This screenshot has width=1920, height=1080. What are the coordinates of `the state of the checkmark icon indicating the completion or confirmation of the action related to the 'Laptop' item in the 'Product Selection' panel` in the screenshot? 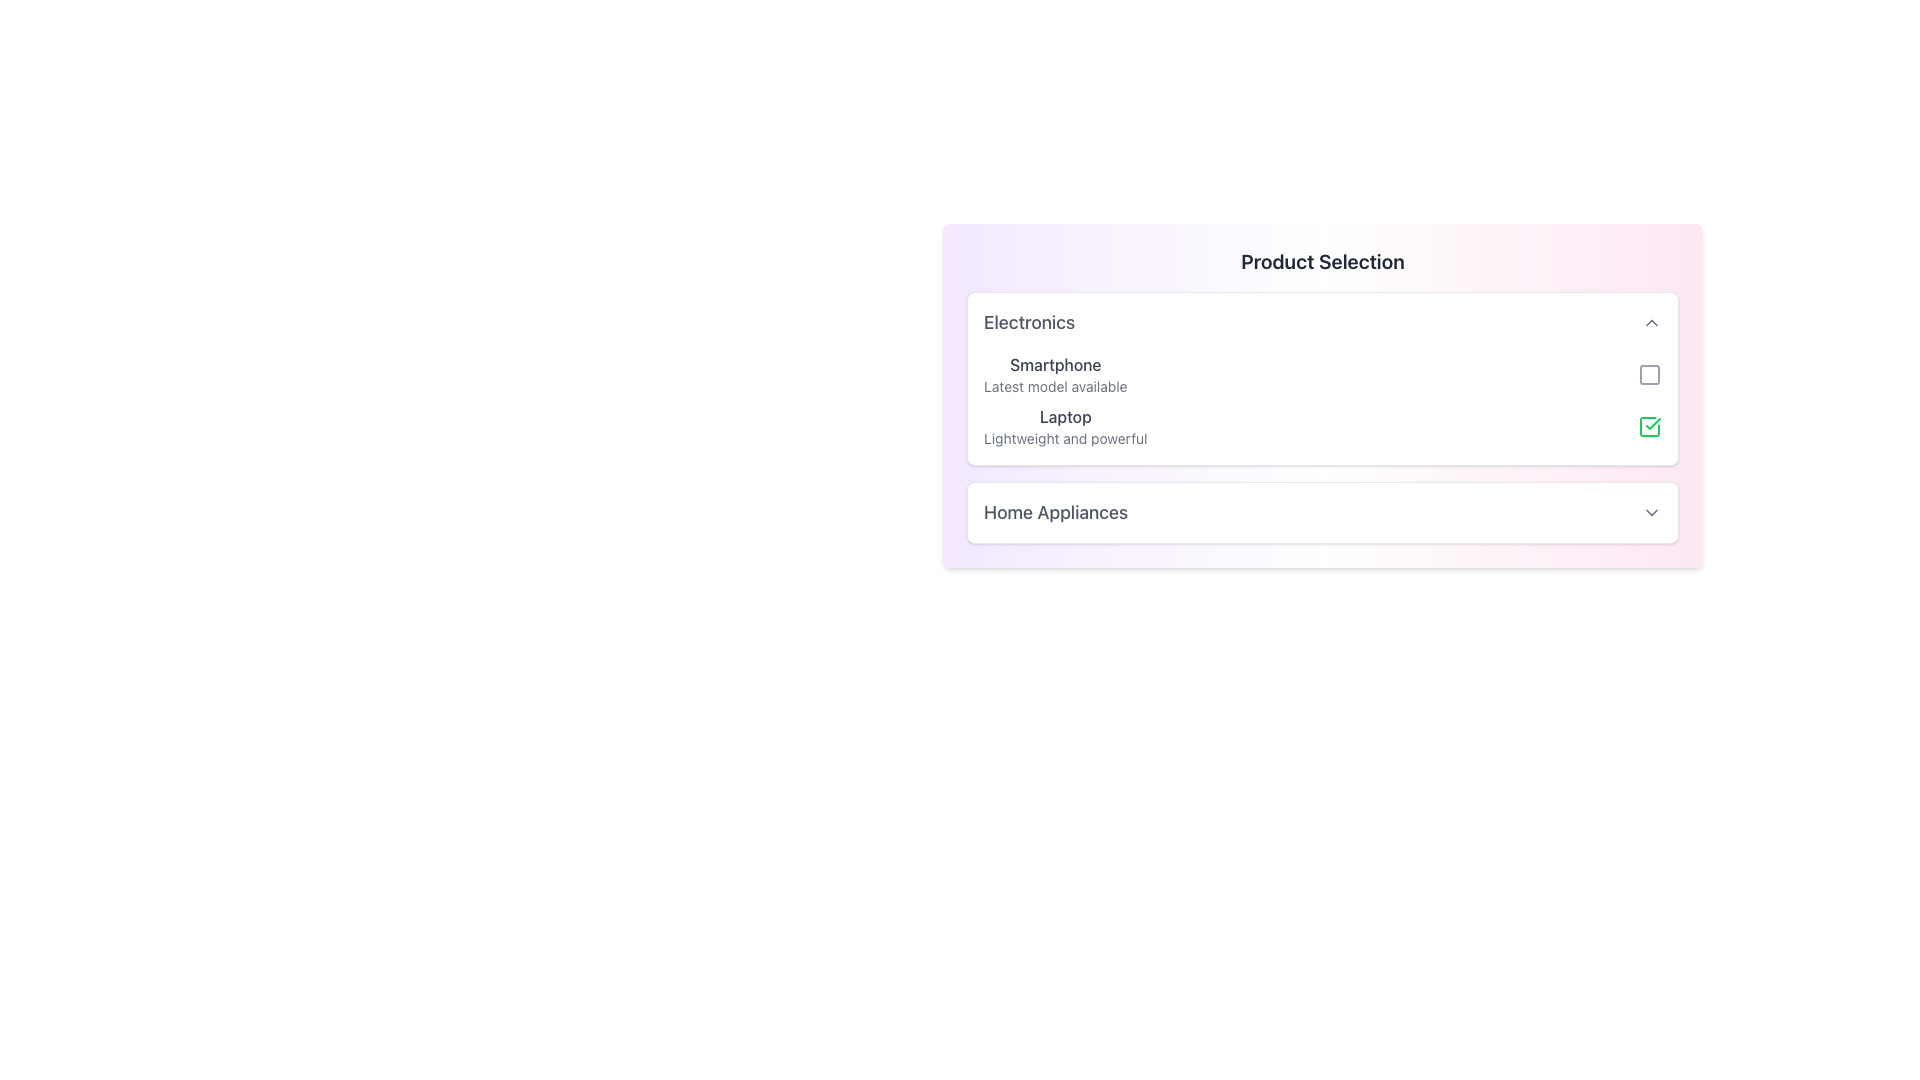 It's located at (1653, 423).